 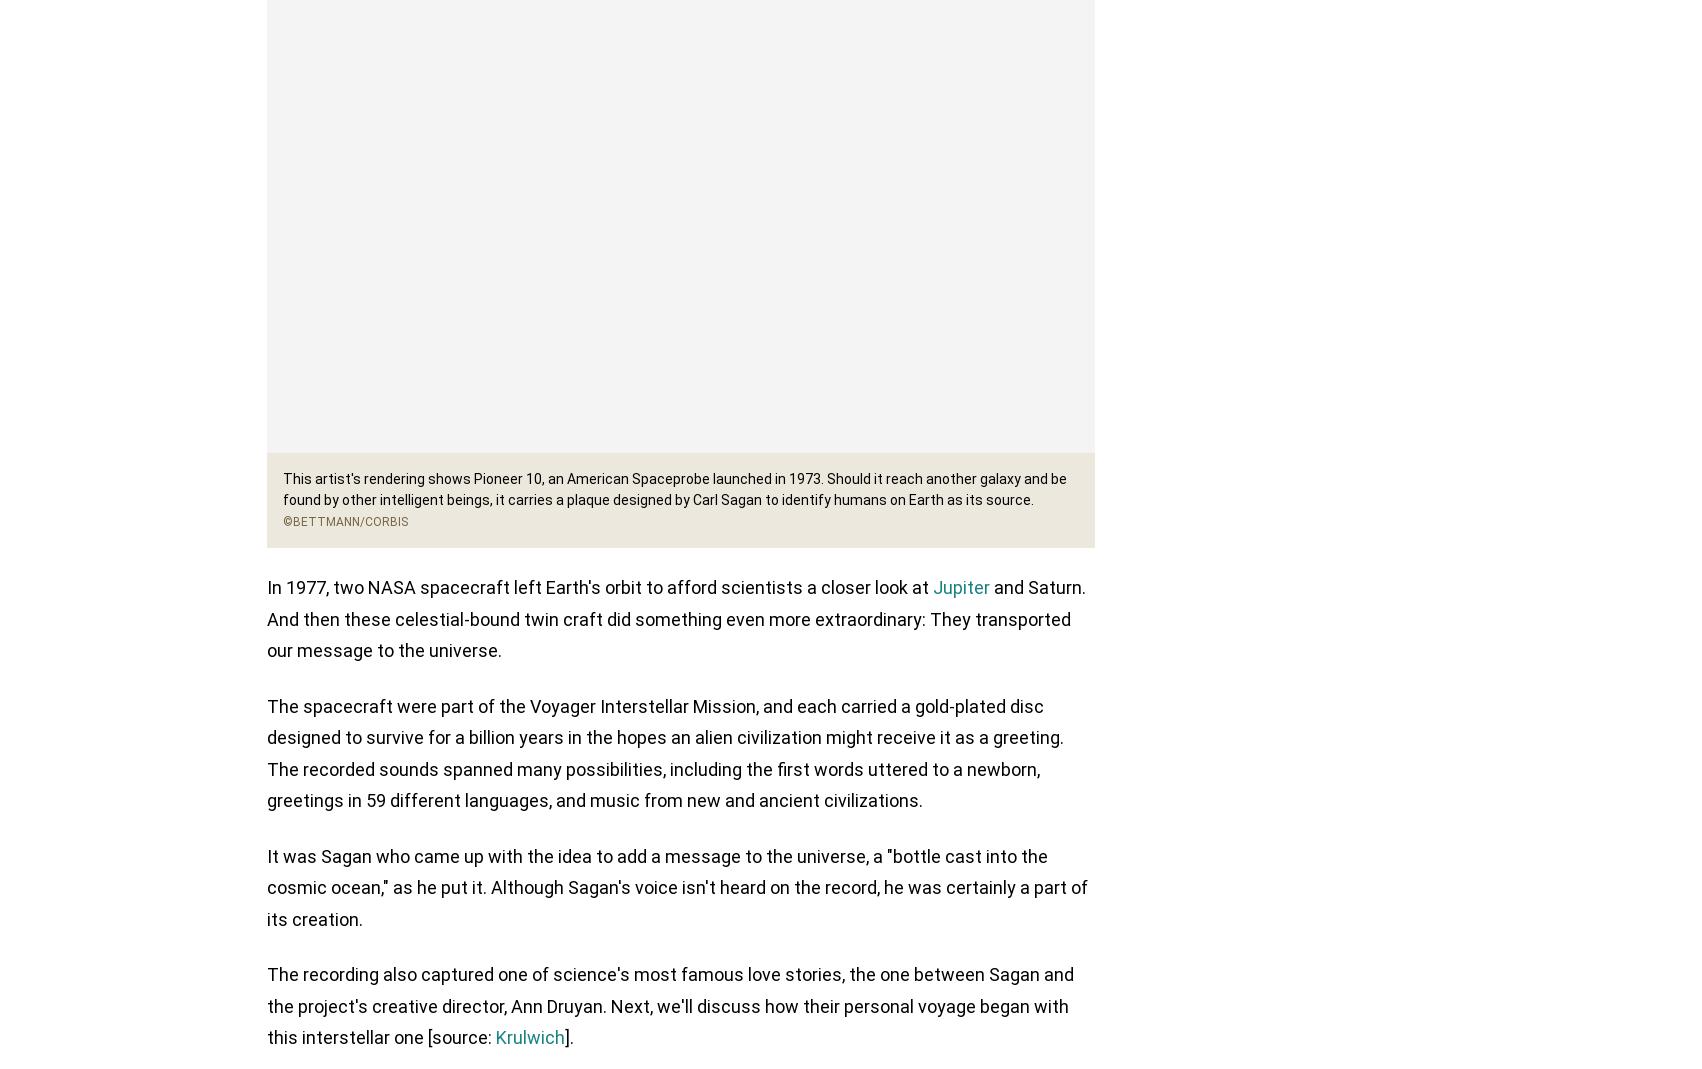 I want to click on '].', so click(x=569, y=1039).